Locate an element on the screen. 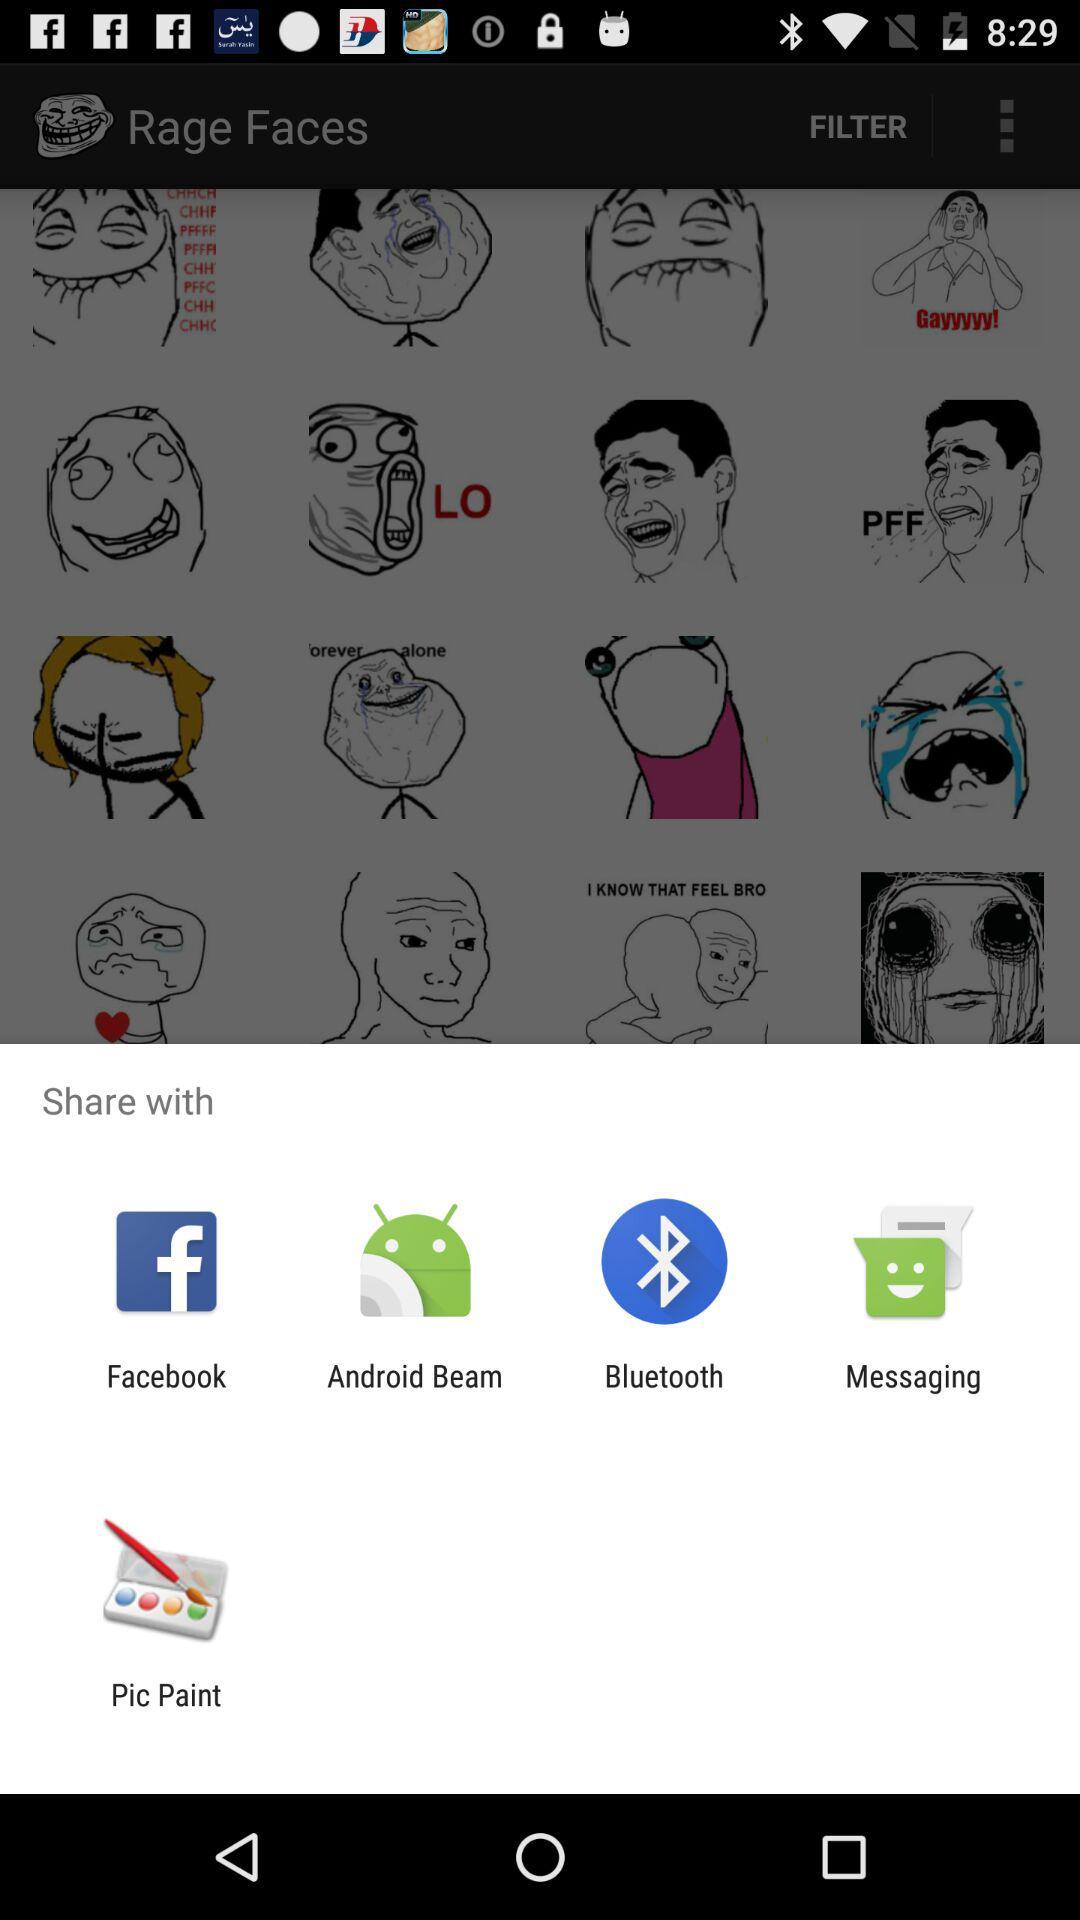  icon at the bottom right corner is located at coordinates (913, 1392).